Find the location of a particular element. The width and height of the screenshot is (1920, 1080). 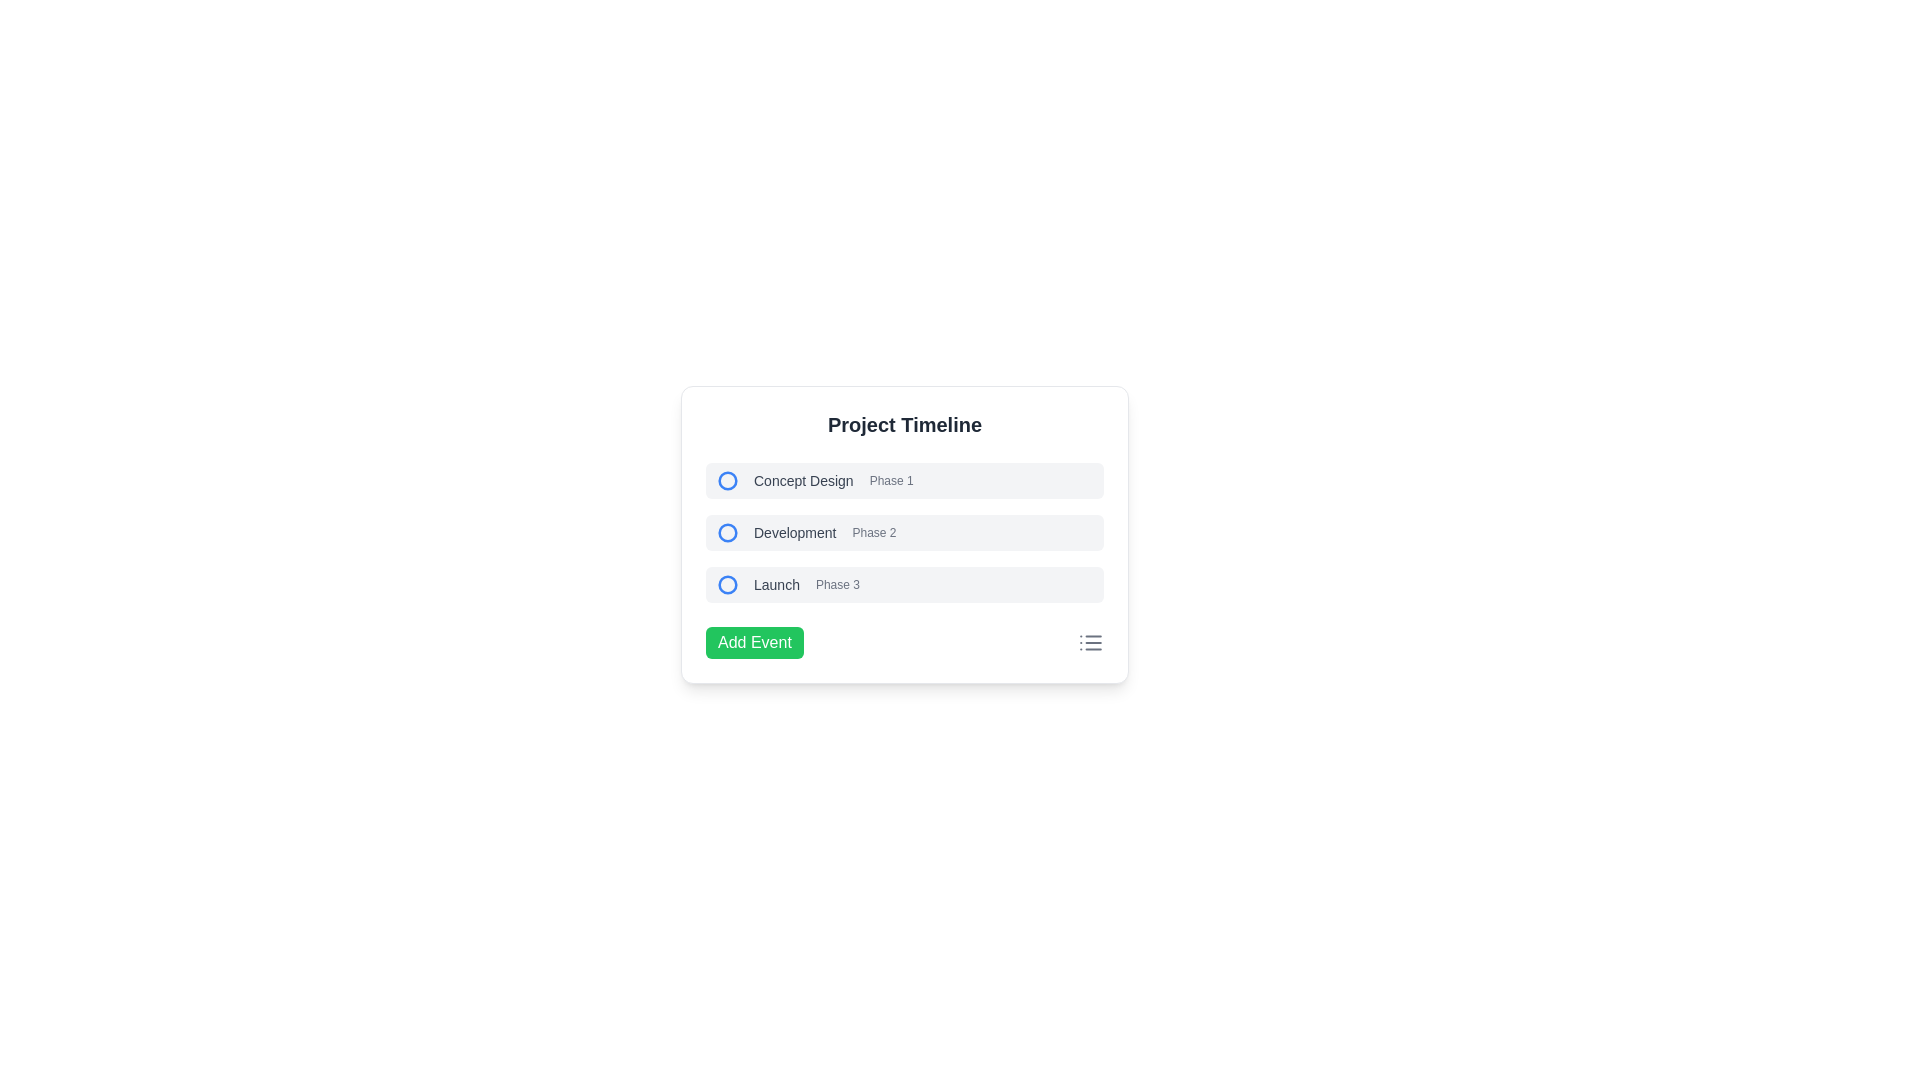

the list item labeled 'Concept Design' is located at coordinates (904, 481).